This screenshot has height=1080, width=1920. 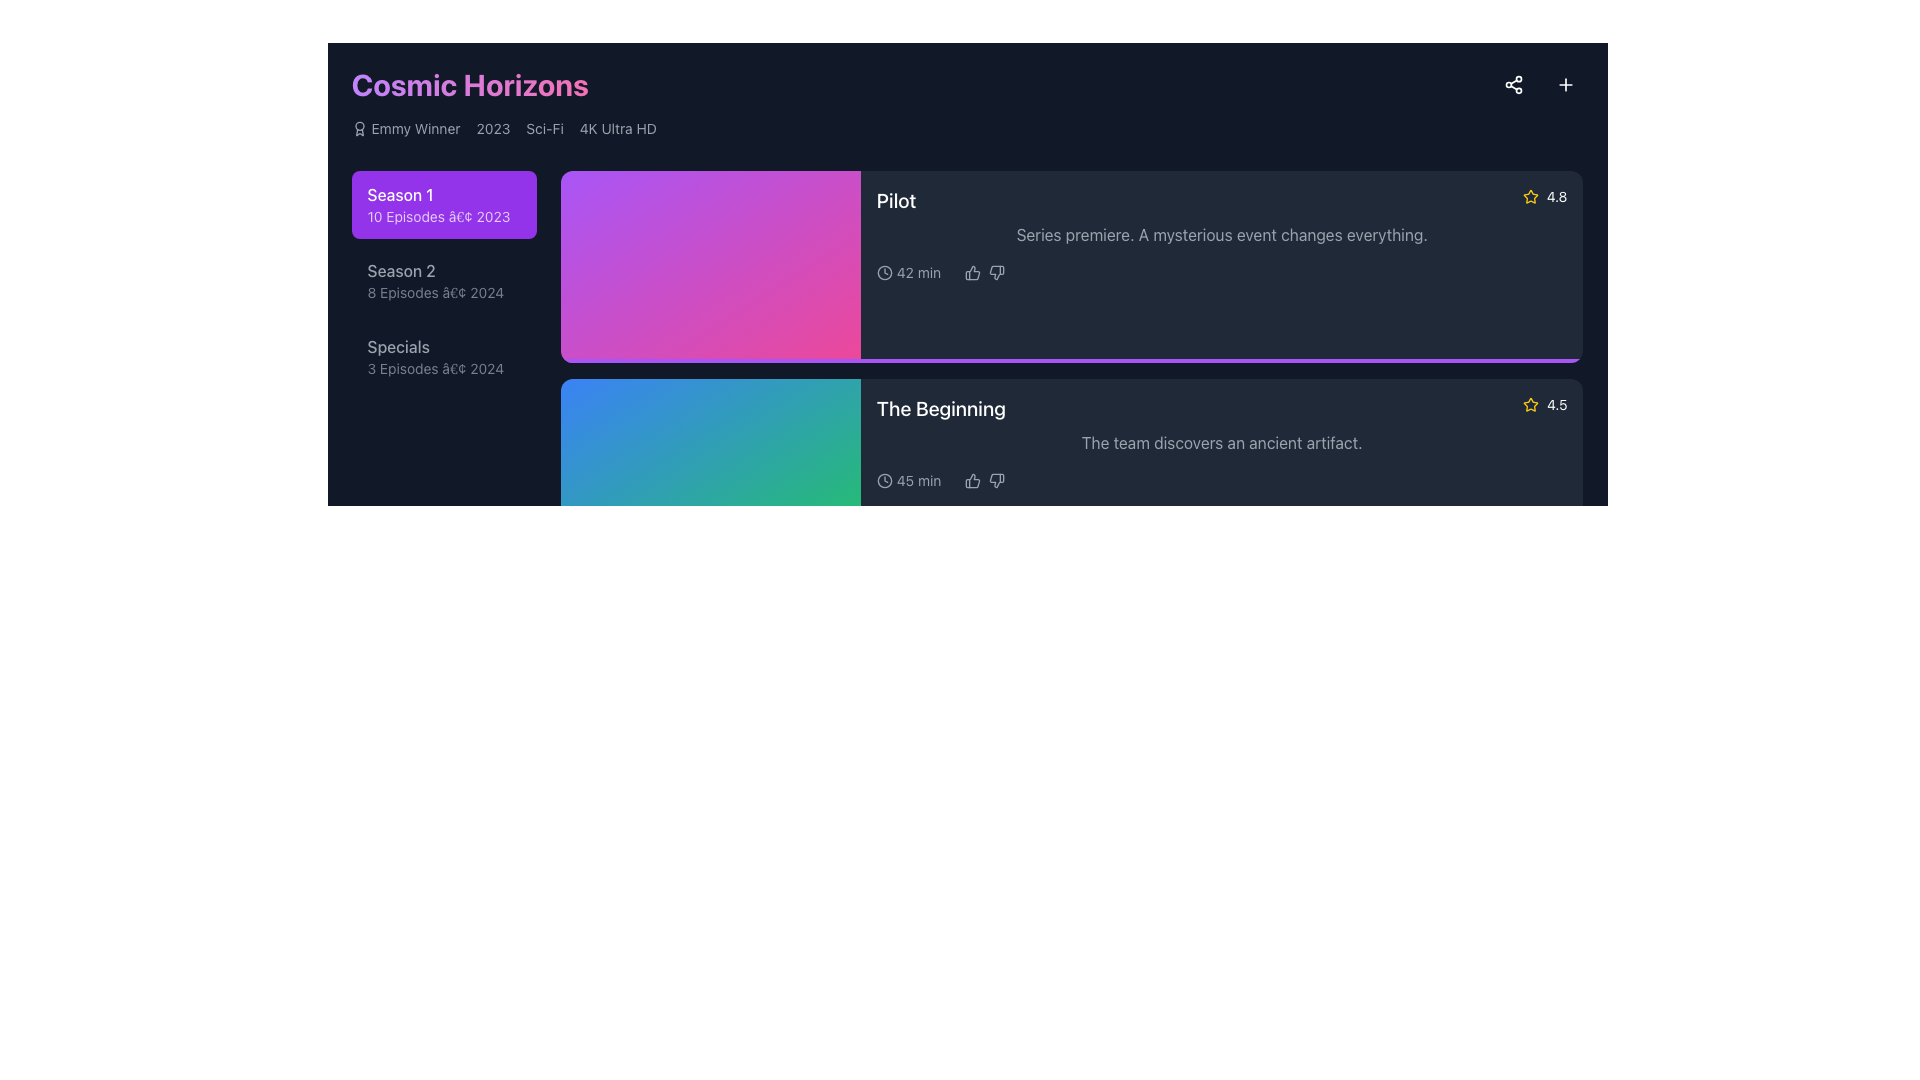 What do you see at coordinates (1221, 234) in the screenshot?
I see `the static text displaying 'Series premiere. A mysterious event changes everything.' which is located beneath the title 'Pilot'` at bounding box center [1221, 234].